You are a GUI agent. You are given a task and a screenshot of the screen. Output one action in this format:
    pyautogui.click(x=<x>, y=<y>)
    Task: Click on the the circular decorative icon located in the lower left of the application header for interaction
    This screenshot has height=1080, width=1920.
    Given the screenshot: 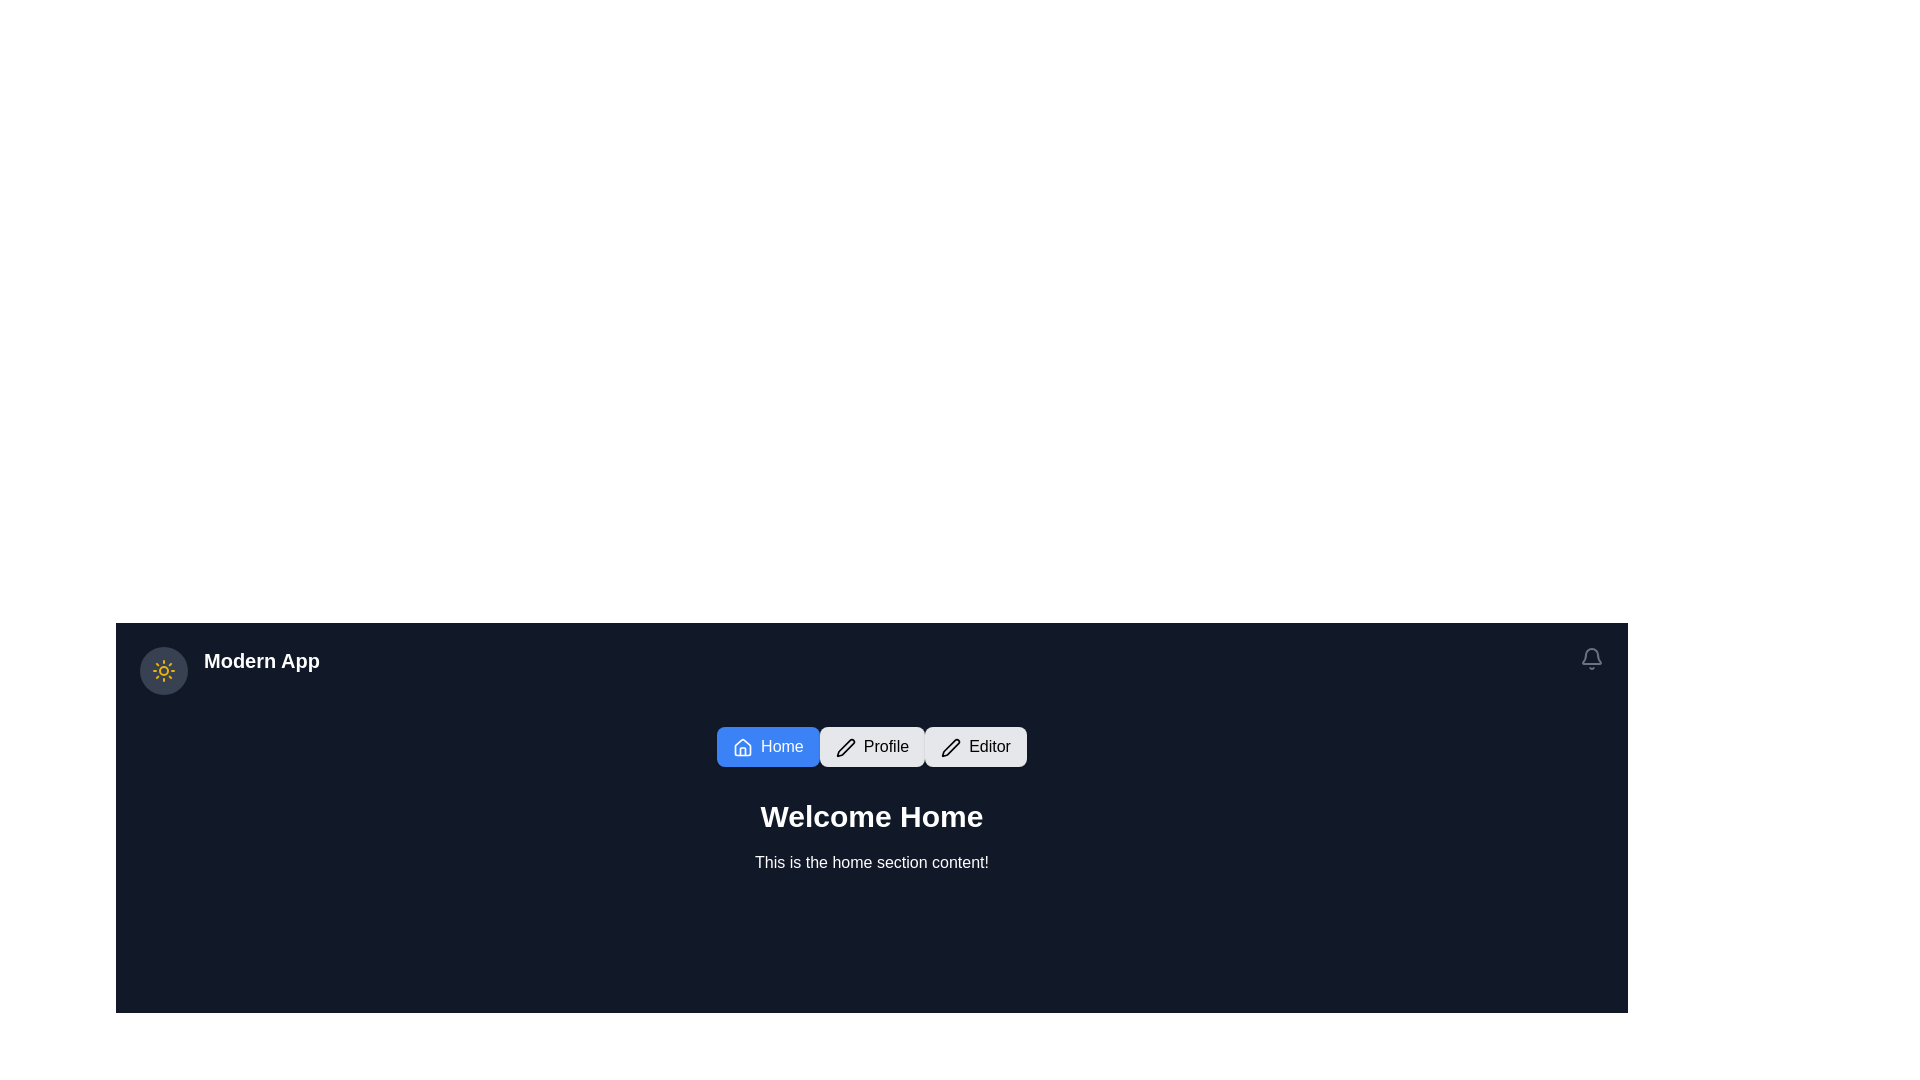 What is the action you would take?
    pyautogui.click(x=163, y=671)
    